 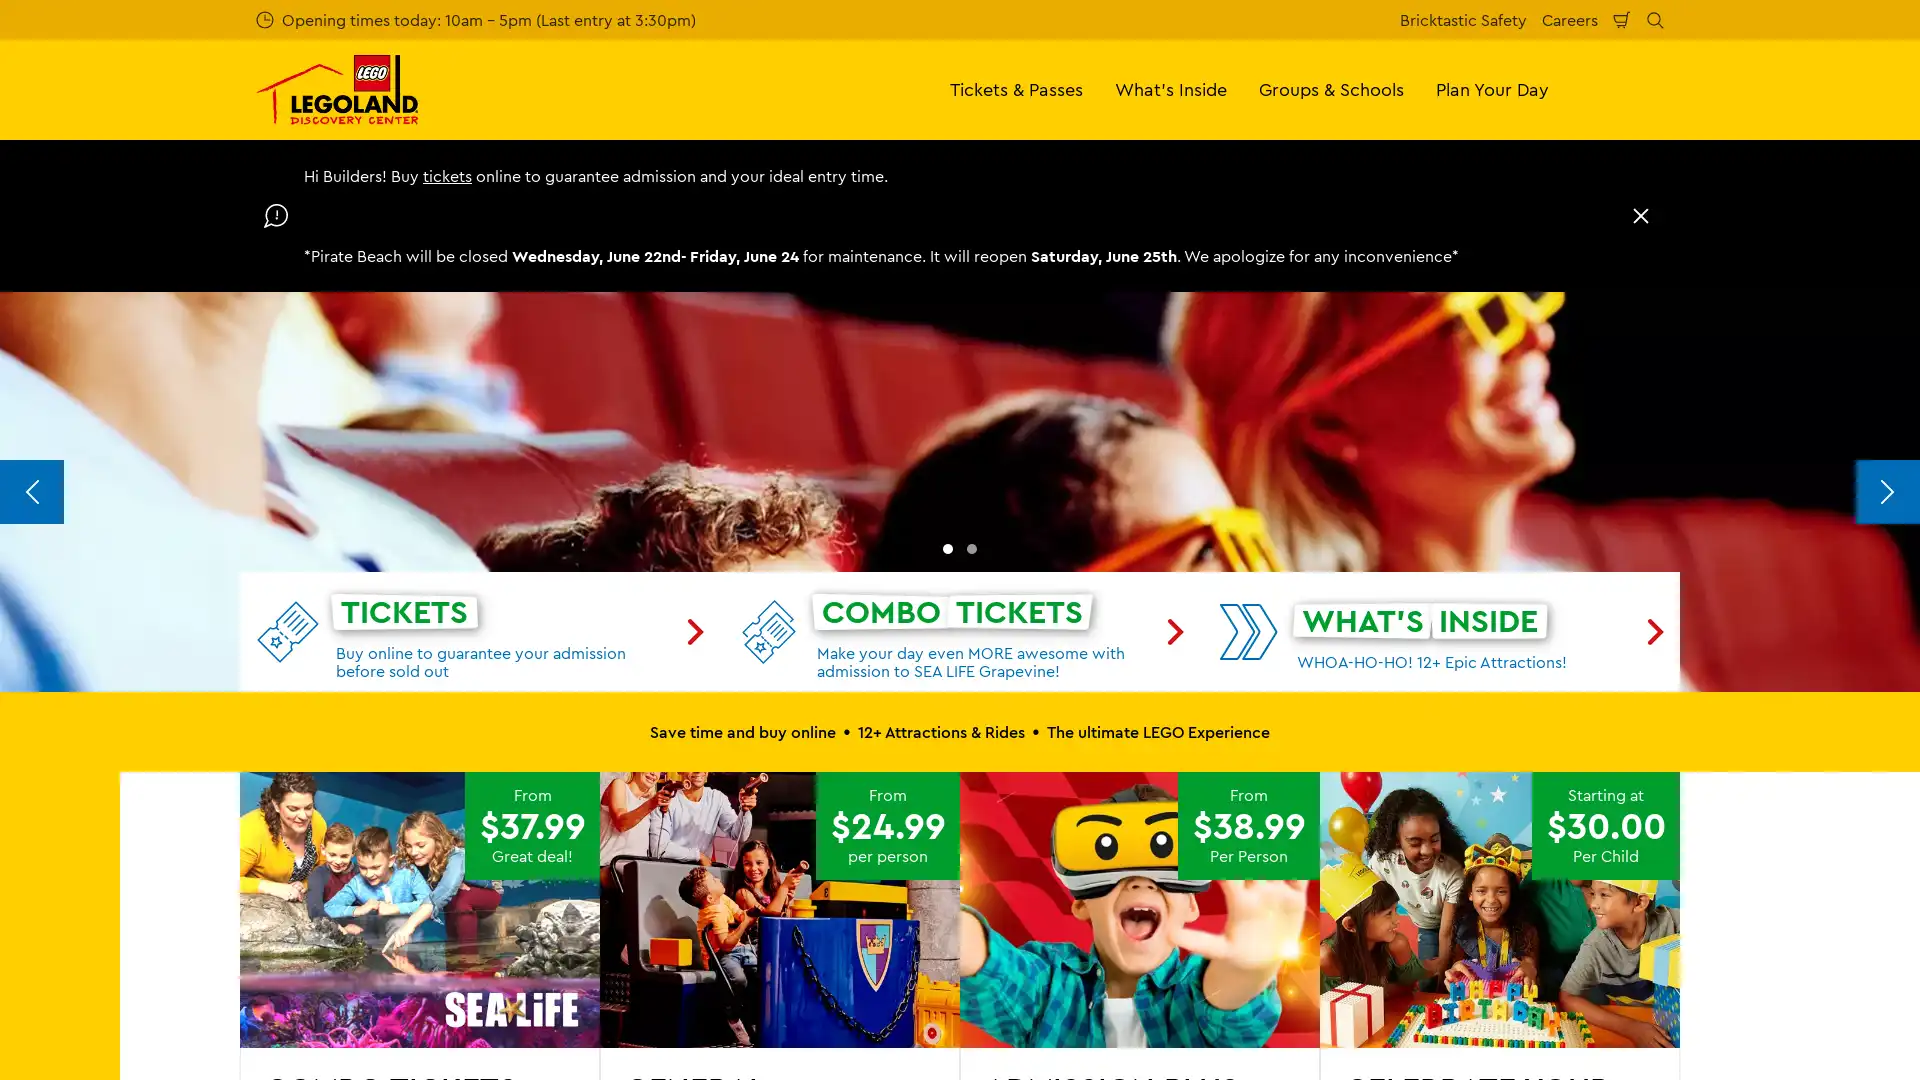 I want to click on Tickets & Passes, so click(x=1016, y=88).